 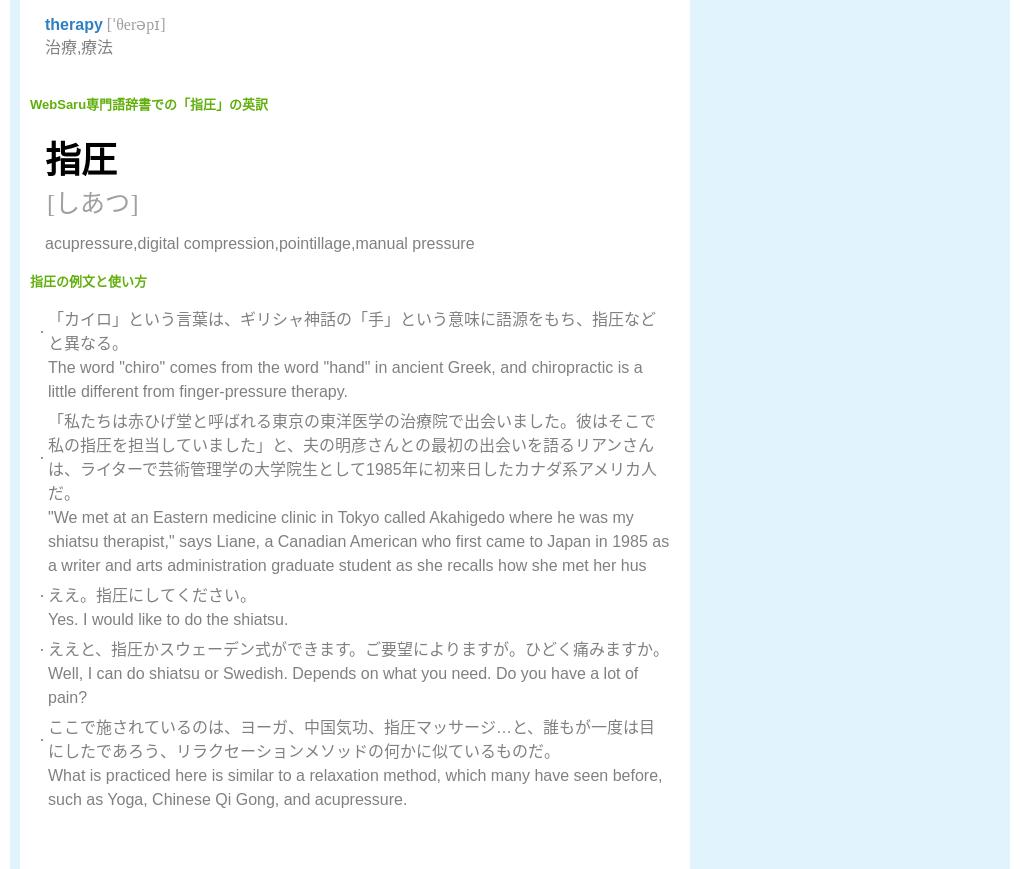 What do you see at coordinates (342, 685) in the screenshot?
I see `'Well, I can do shiatsu or Swedish. Depends on what you need. Do you have a lot of pain?'` at bounding box center [342, 685].